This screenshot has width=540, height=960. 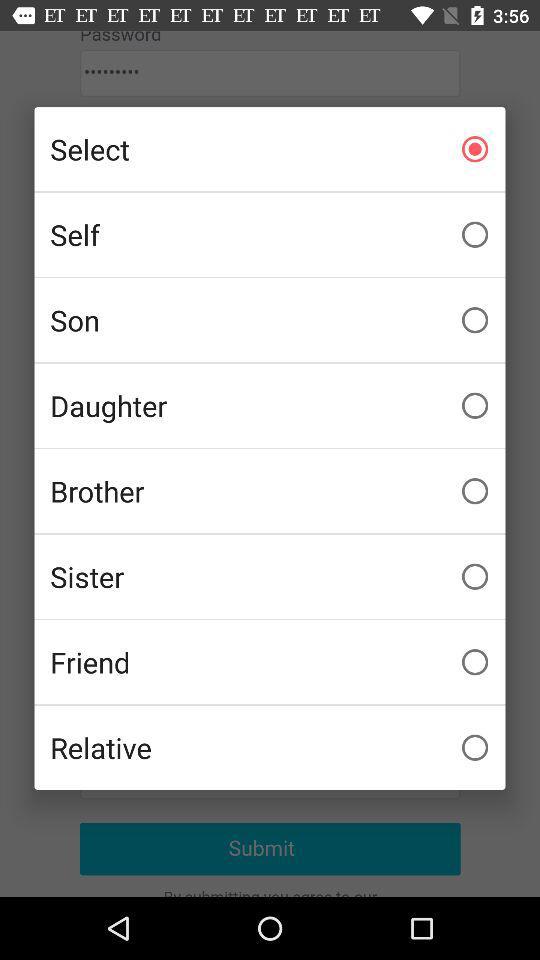 I want to click on icon below the brother item, so click(x=270, y=576).